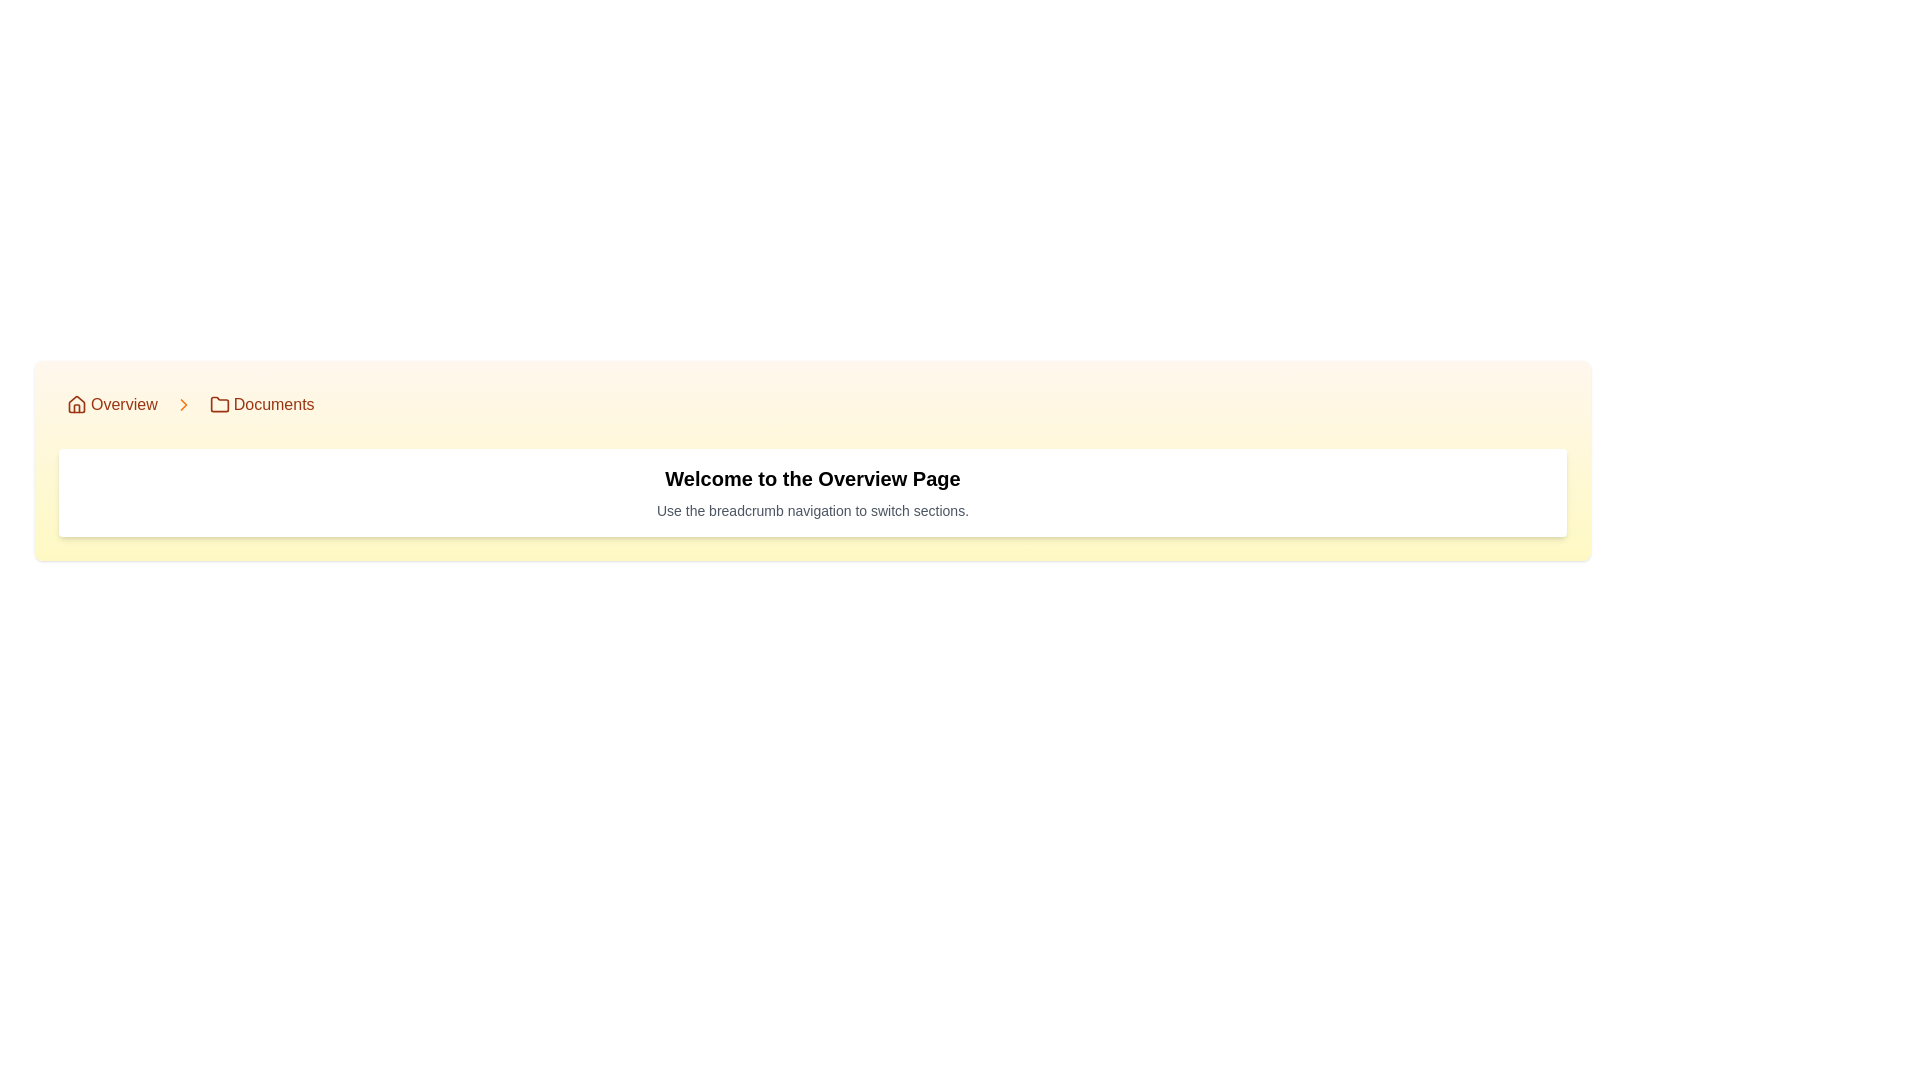 The image size is (1920, 1080). I want to click on text from the 'Overview' label in the breadcrumb navigation bar, which is styled in reddish-brown color and positioned between a house icon and a separator, so click(123, 405).